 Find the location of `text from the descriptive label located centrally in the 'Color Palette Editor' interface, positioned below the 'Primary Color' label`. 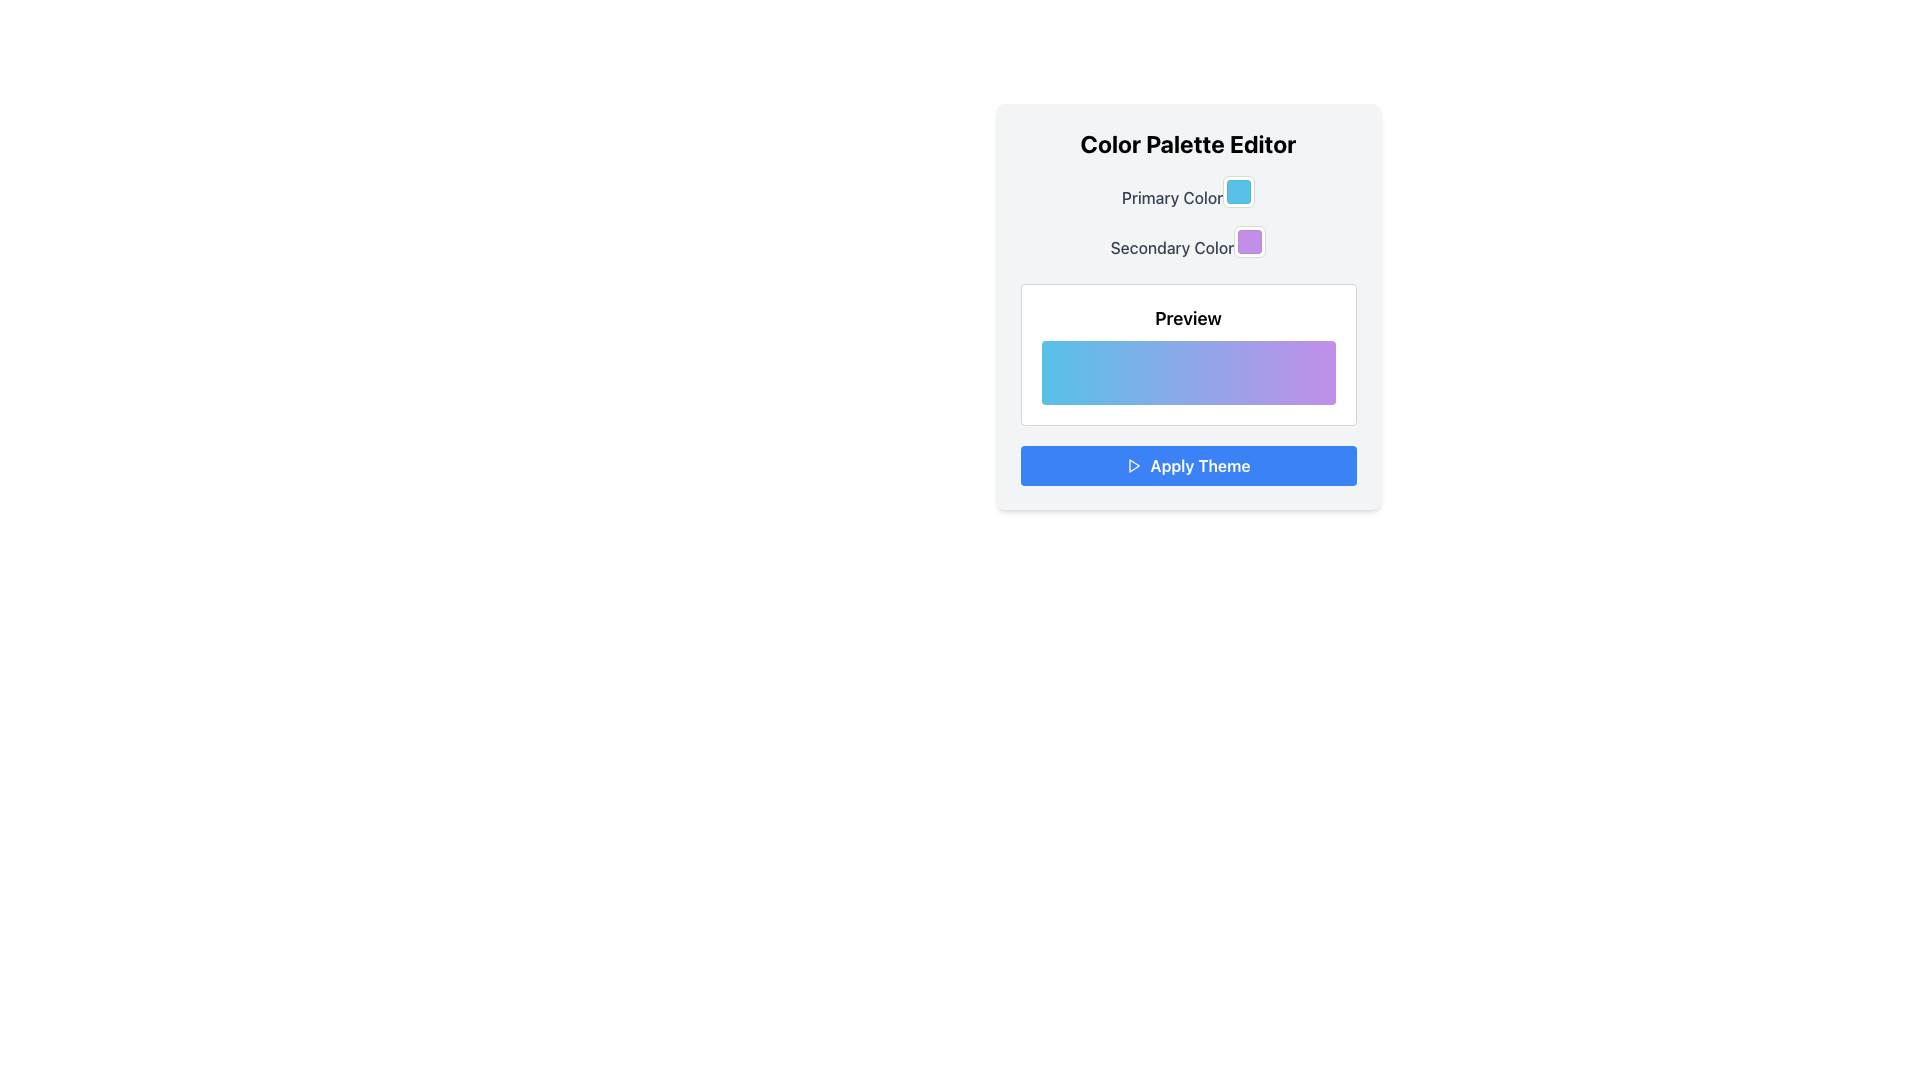

text from the descriptive label located centrally in the 'Color Palette Editor' interface, positioned below the 'Primary Color' label is located at coordinates (1172, 246).